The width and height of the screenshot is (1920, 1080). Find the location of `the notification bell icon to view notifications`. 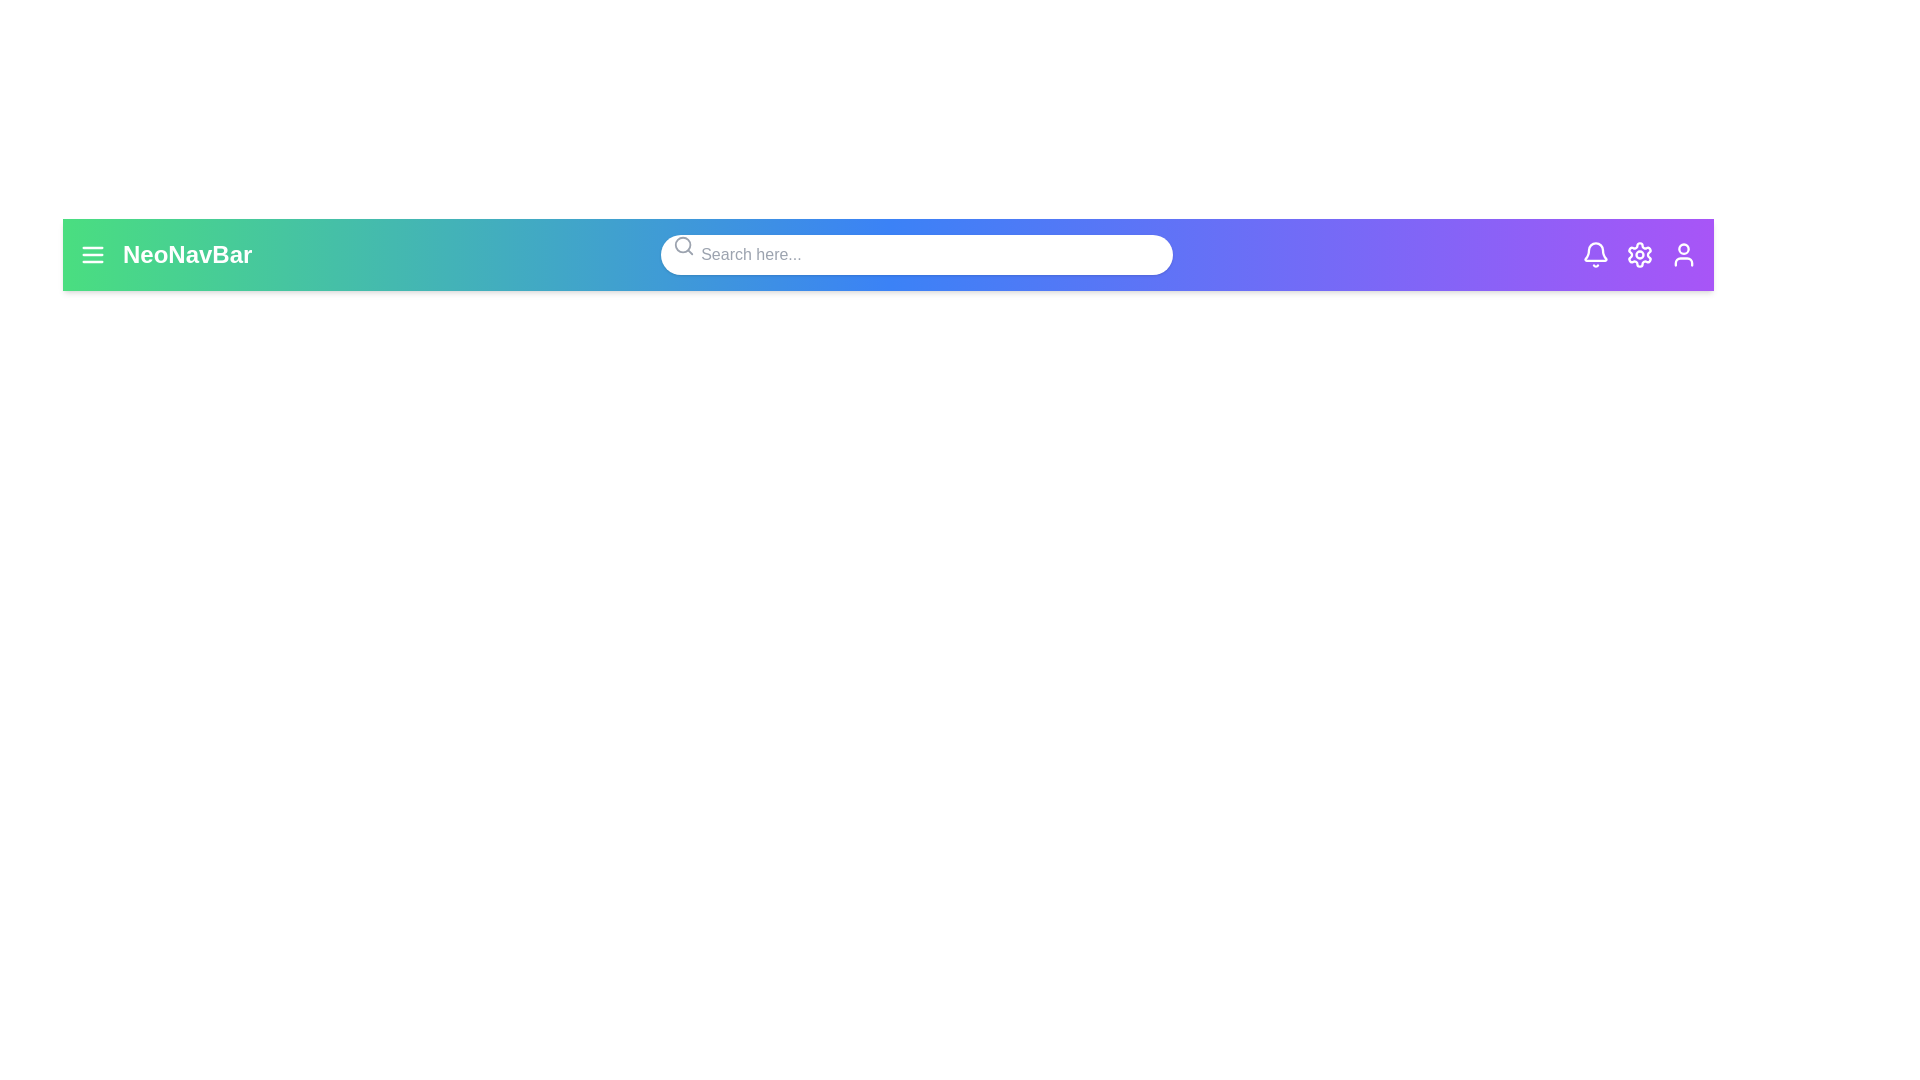

the notification bell icon to view notifications is located at coordinates (1594, 253).